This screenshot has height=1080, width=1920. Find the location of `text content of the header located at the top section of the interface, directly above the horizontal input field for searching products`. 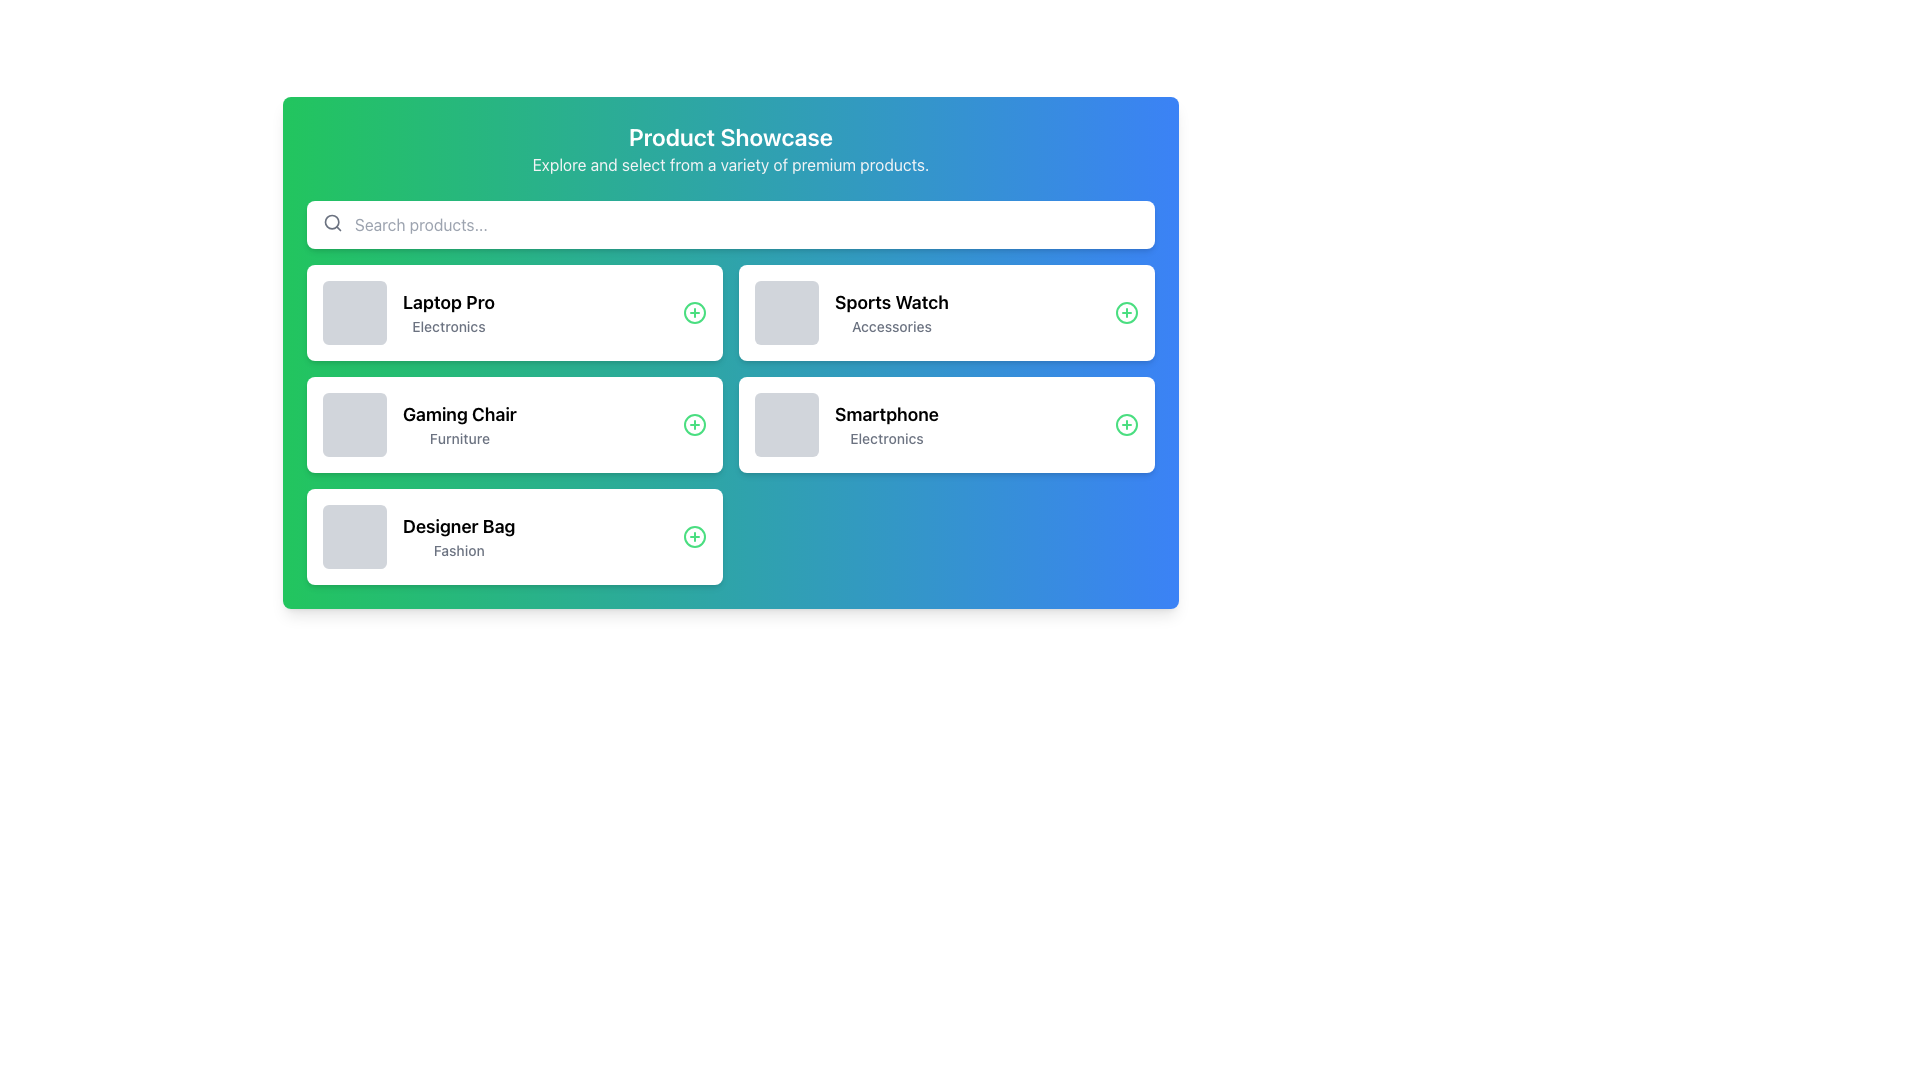

text content of the header located at the top section of the interface, directly above the horizontal input field for searching products is located at coordinates (729, 148).